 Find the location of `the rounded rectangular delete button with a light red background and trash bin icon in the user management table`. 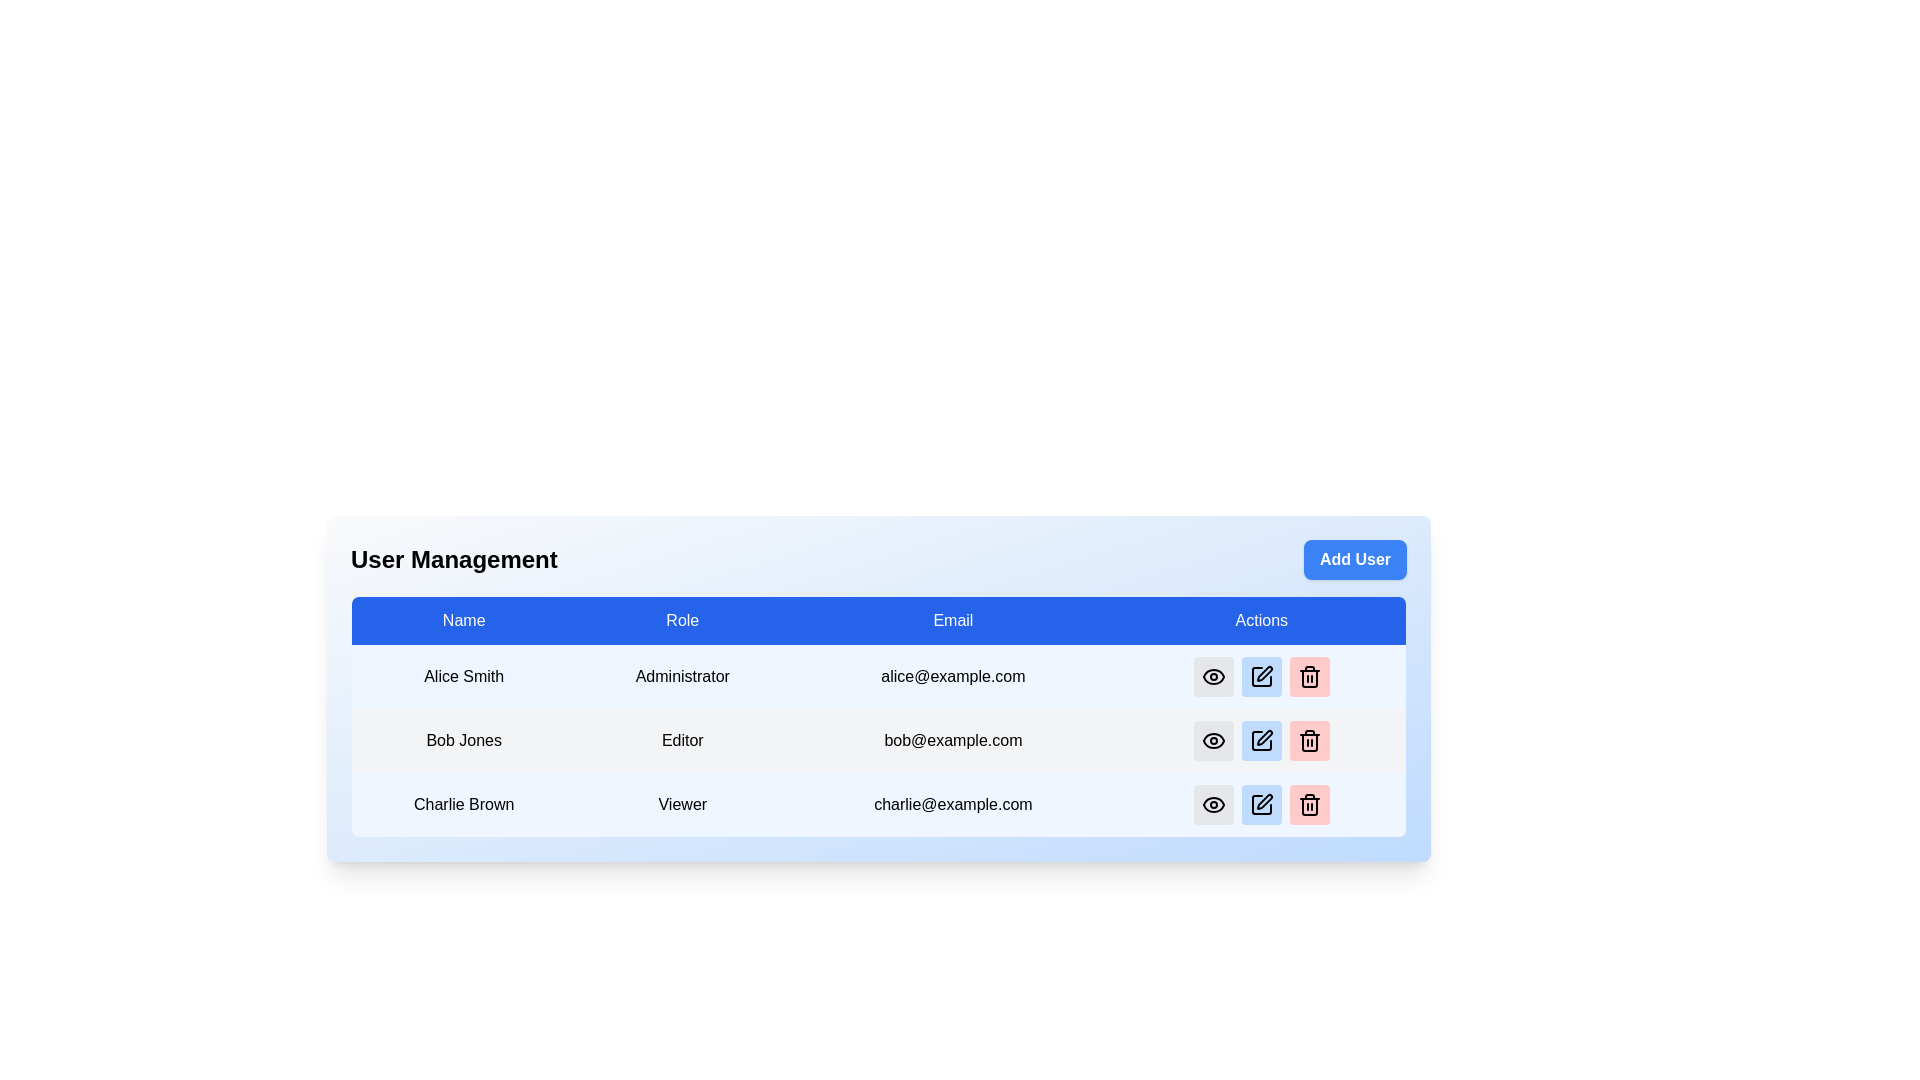

the rounded rectangular delete button with a light red background and trash bin icon in the user management table is located at coordinates (1309, 740).